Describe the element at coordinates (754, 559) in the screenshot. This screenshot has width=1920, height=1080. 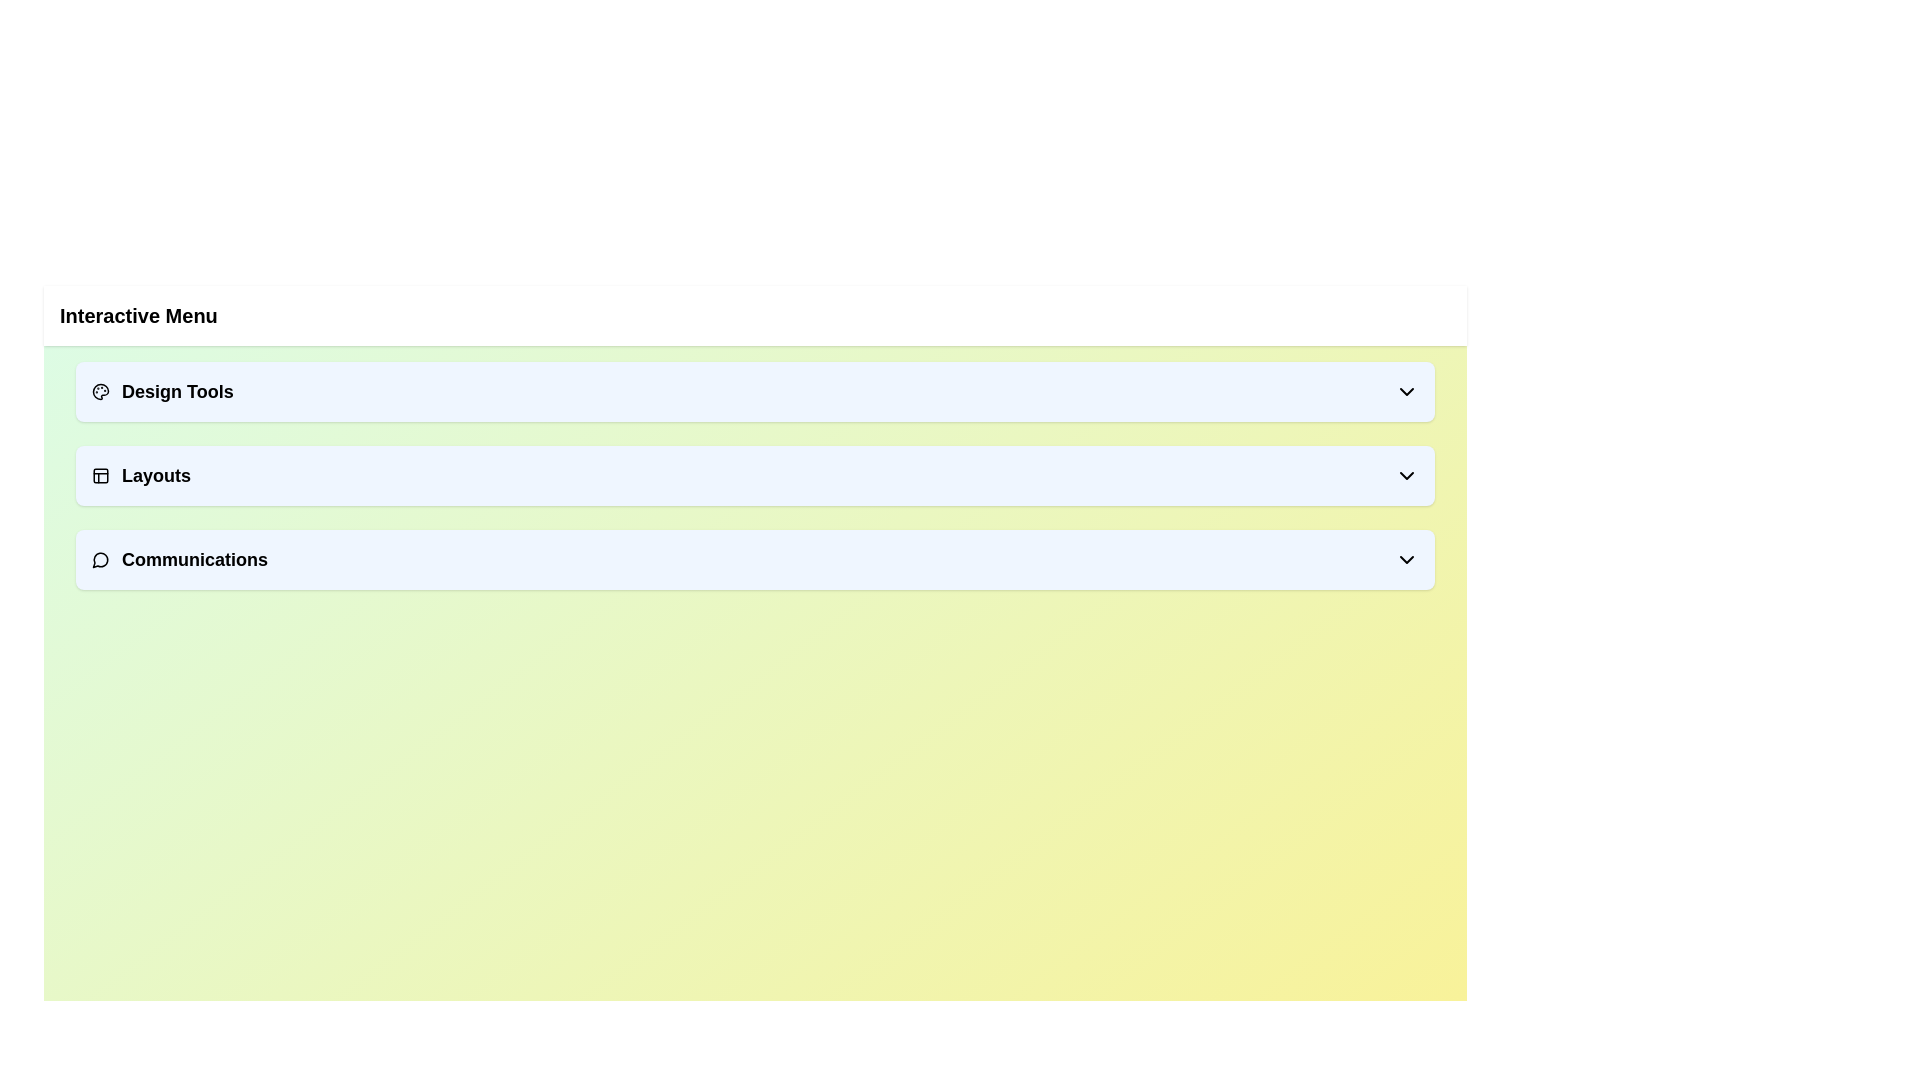
I see `the menu item labeled Communications to highlight it` at that location.